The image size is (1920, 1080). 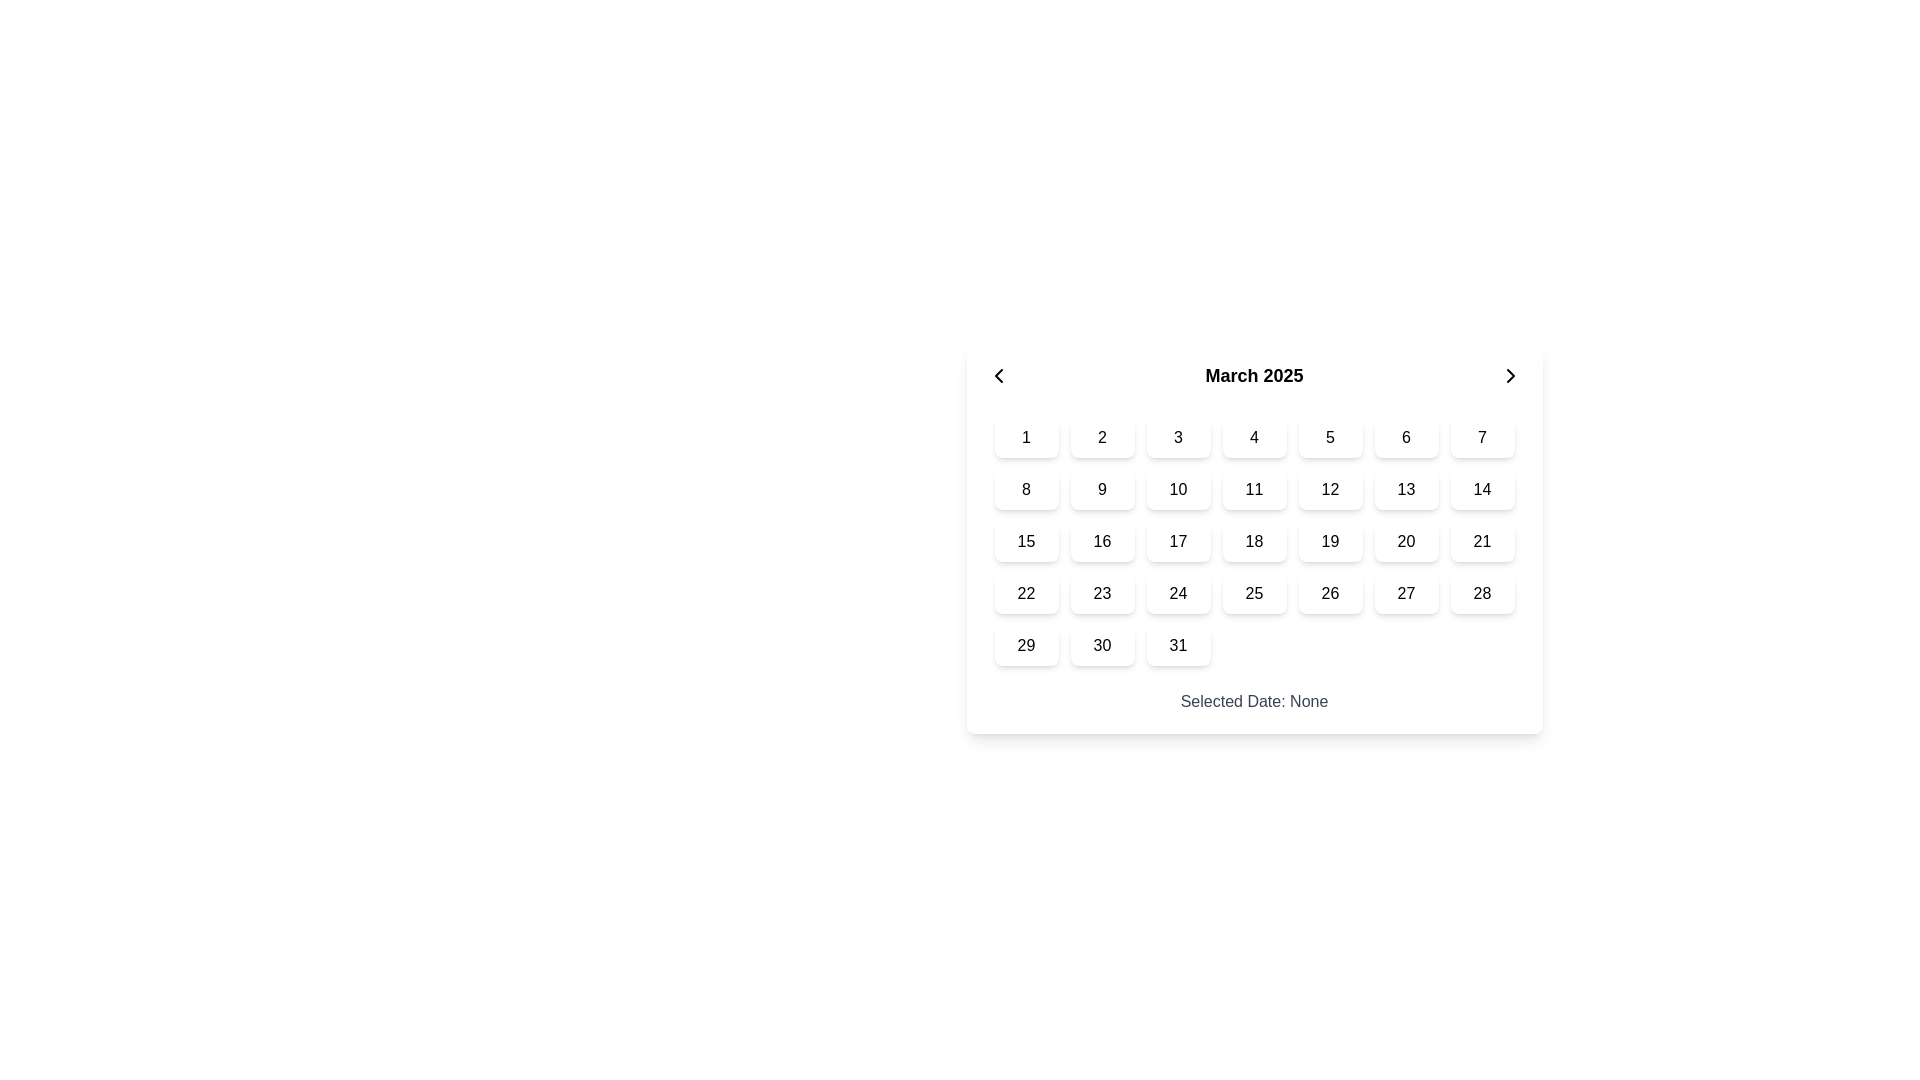 I want to click on the sixth button in the first row of the calendar grid, so click(x=1405, y=437).